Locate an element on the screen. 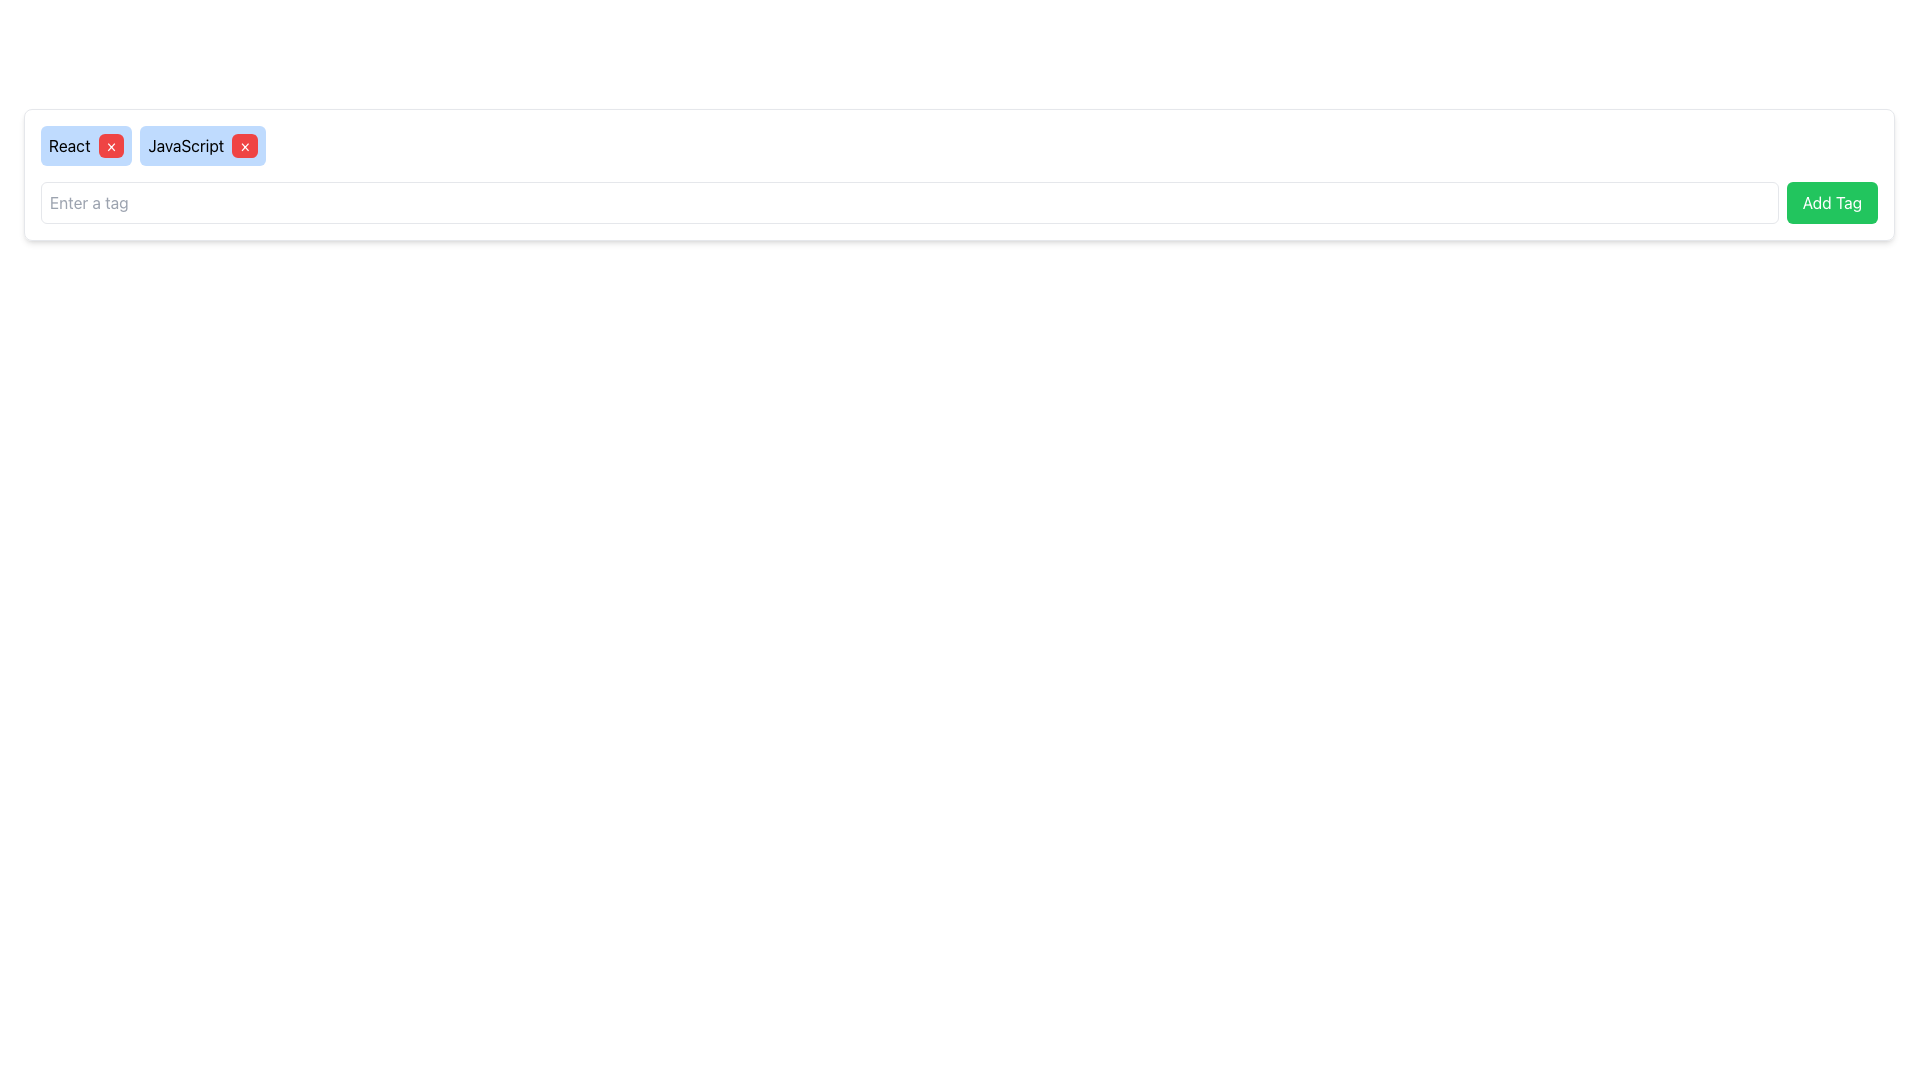  the 'JavaScript' tag label, which is part of a horizontal list of tags located near the top of the interface, positioned between the 'React' tag and a button labeled '×' is located at coordinates (186, 145).